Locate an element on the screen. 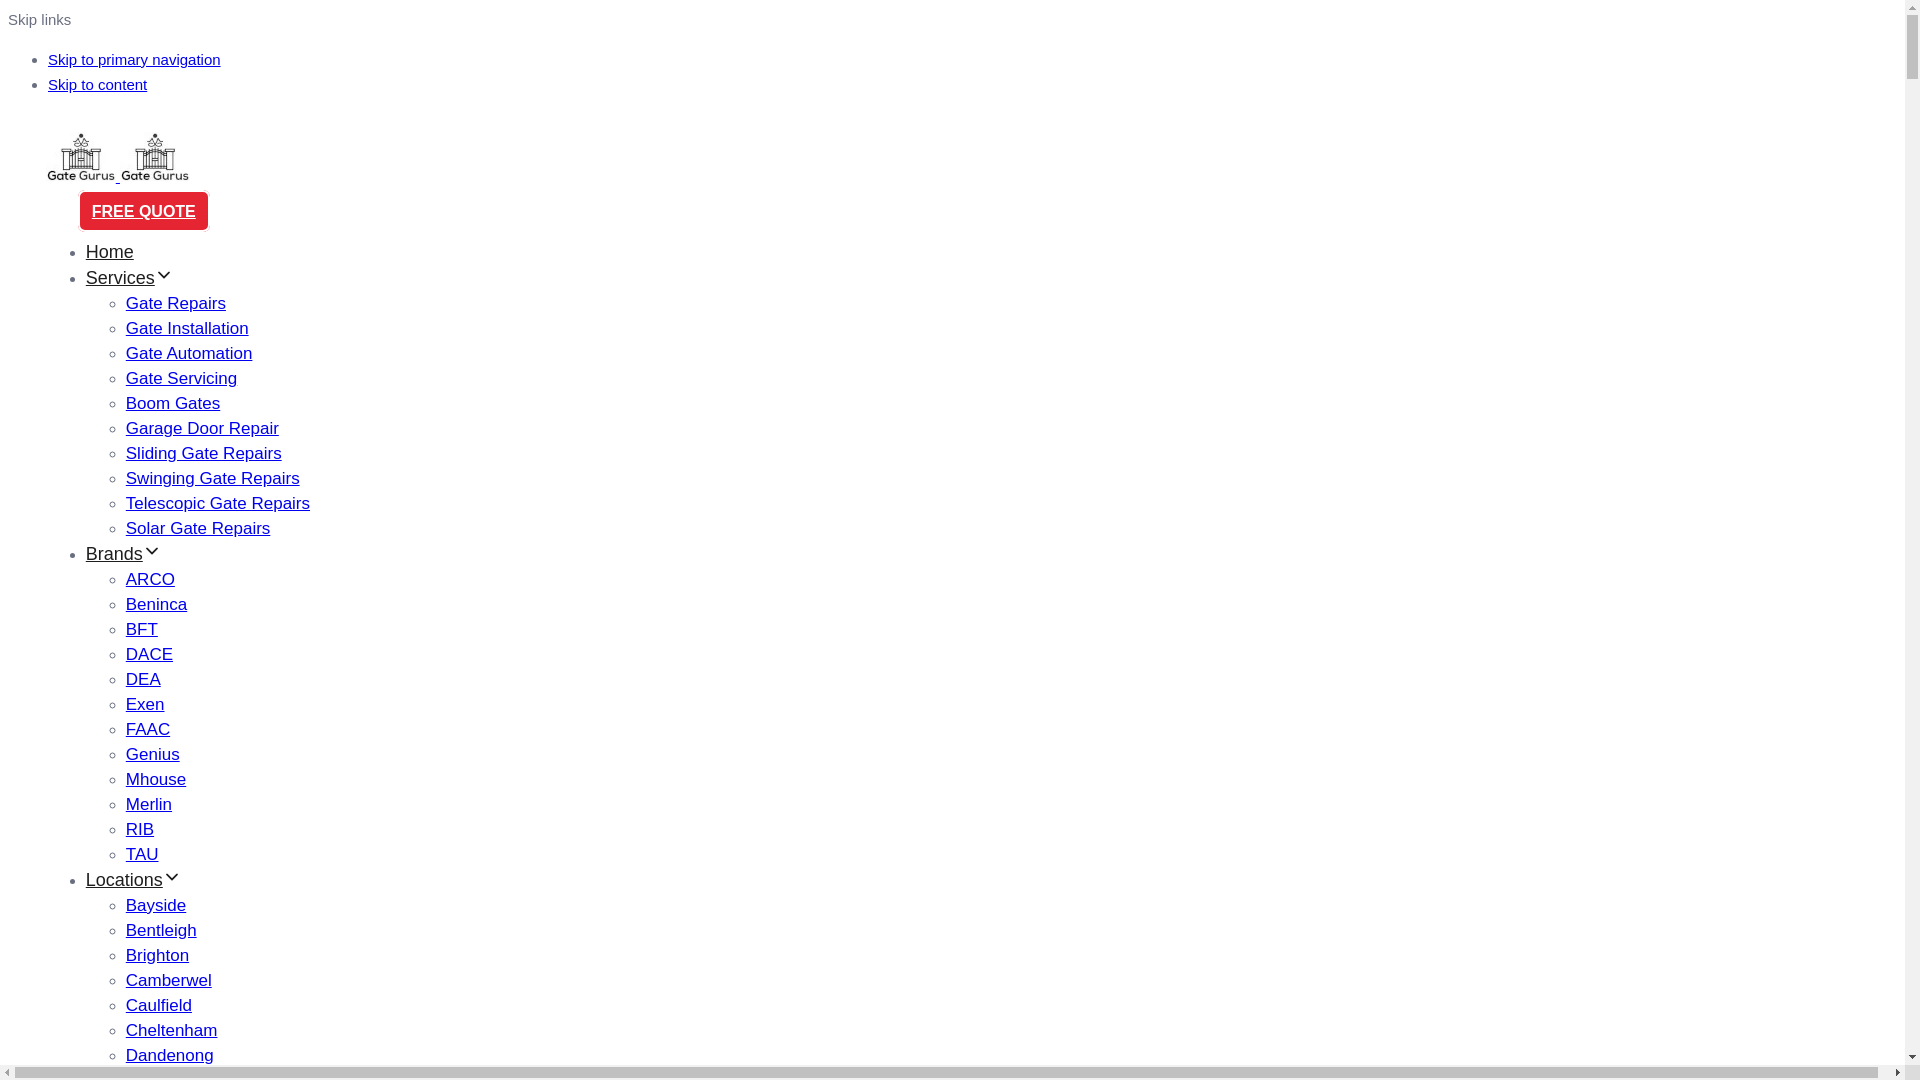 The image size is (1920, 1080). 'Merlin' is located at coordinates (124, 803).